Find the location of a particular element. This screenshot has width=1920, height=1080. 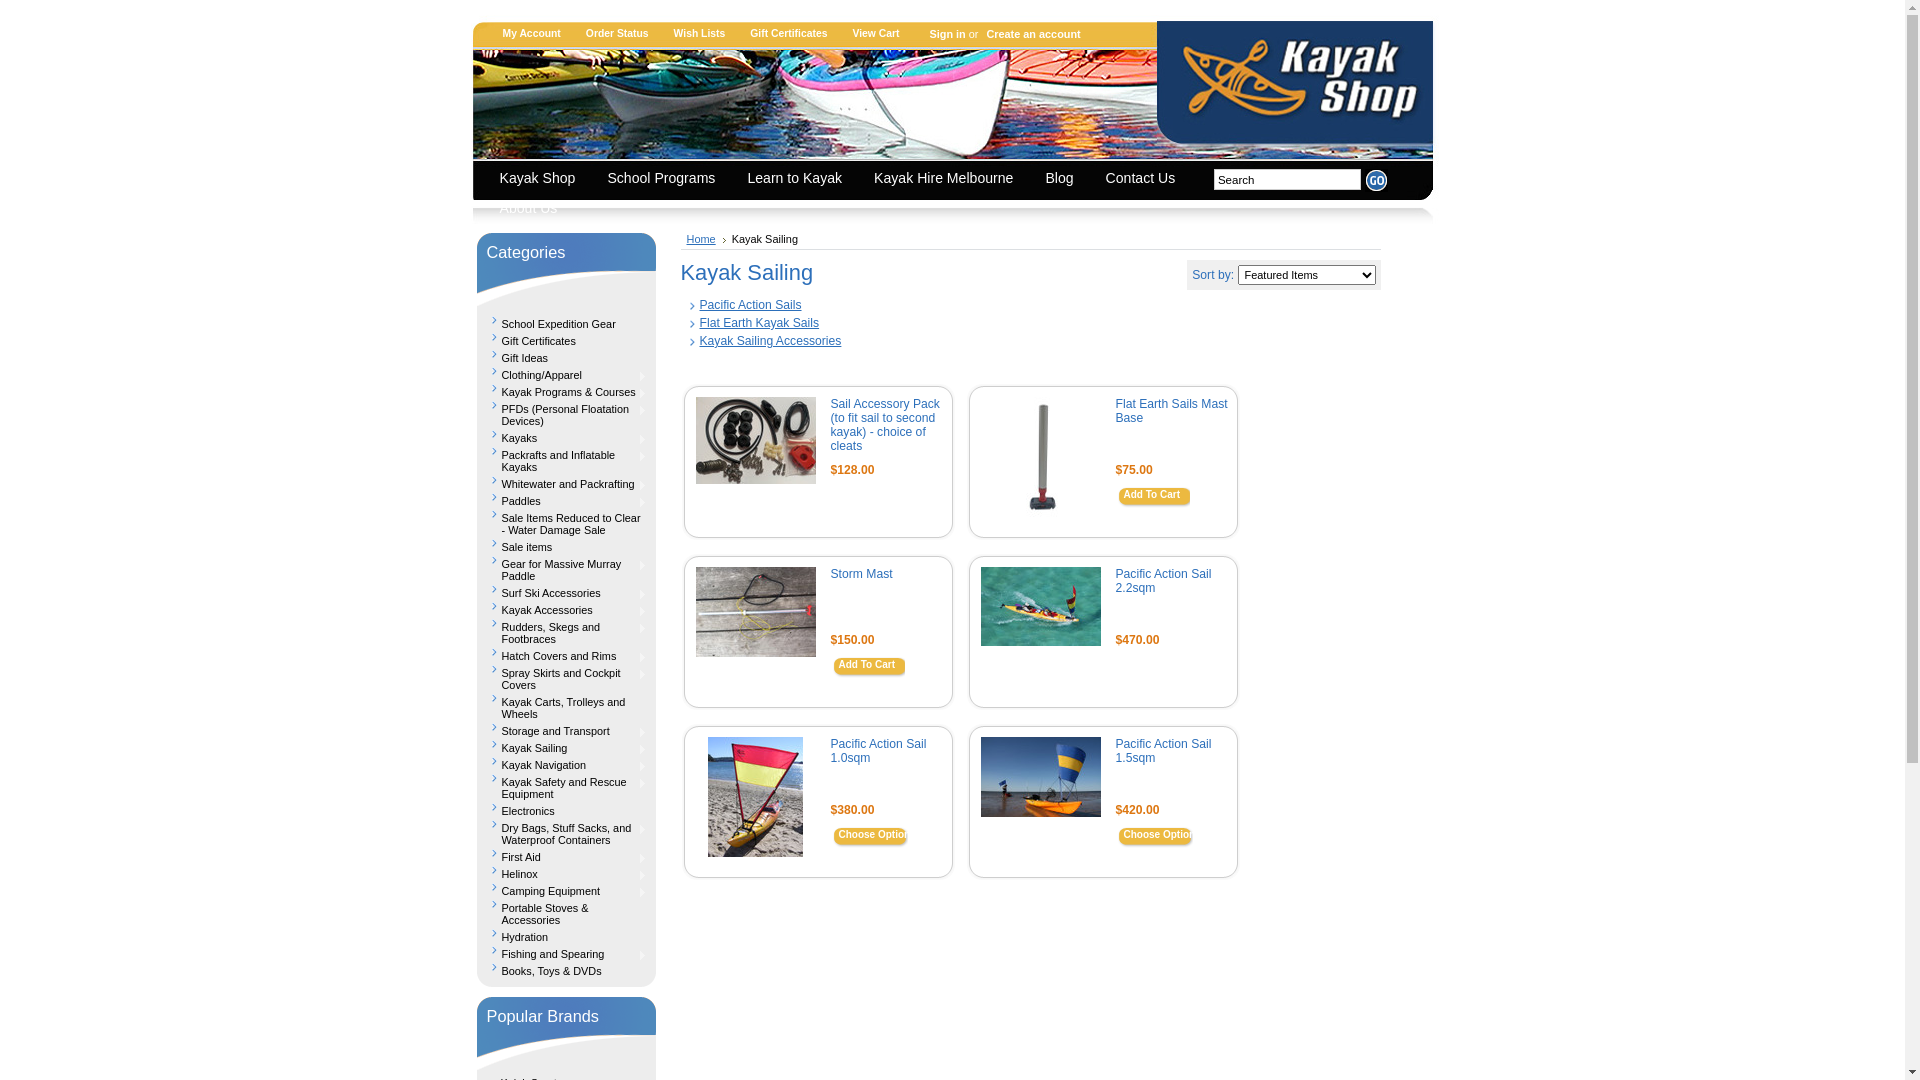

'Kayak Carts, Trolleys and Wheels' is located at coordinates (564, 704).